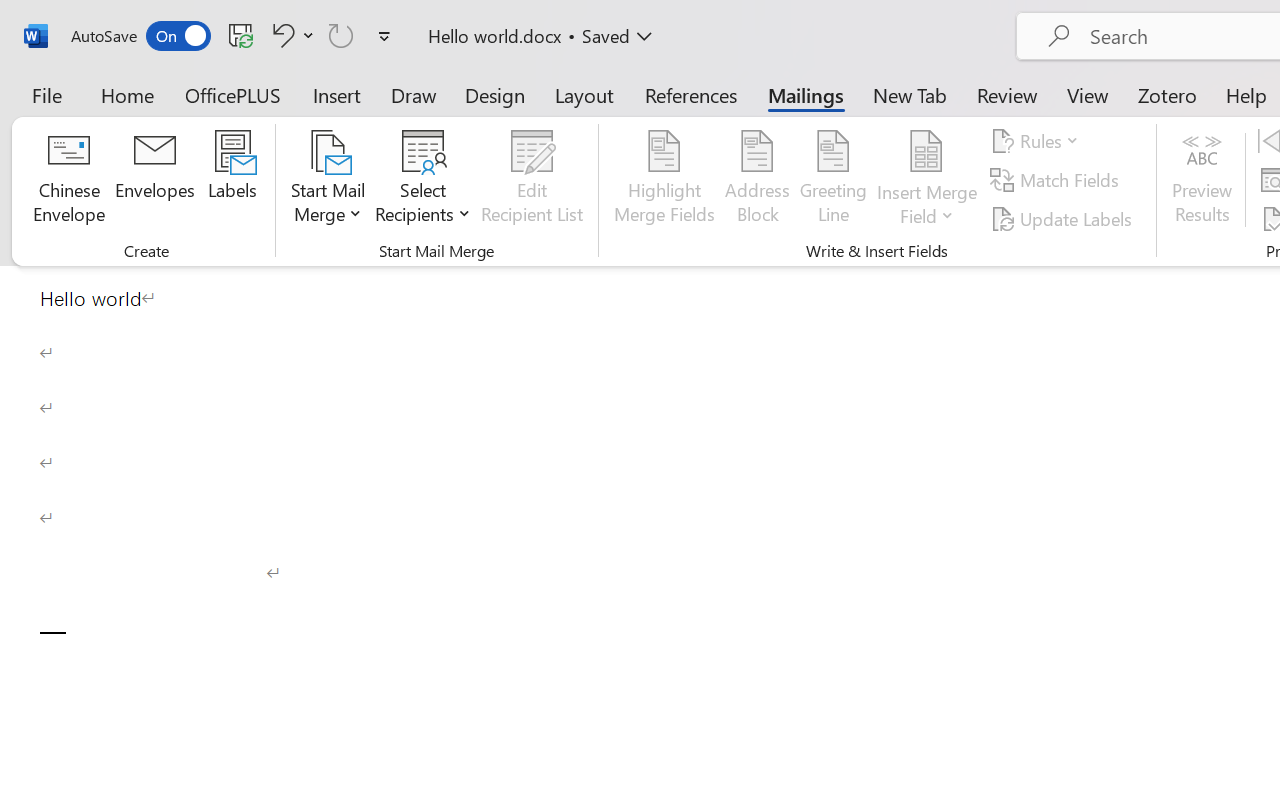 The height and width of the screenshot is (800, 1280). Describe the element at coordinates (341, 34) in the screenshot. I see `'Can'` at that location.